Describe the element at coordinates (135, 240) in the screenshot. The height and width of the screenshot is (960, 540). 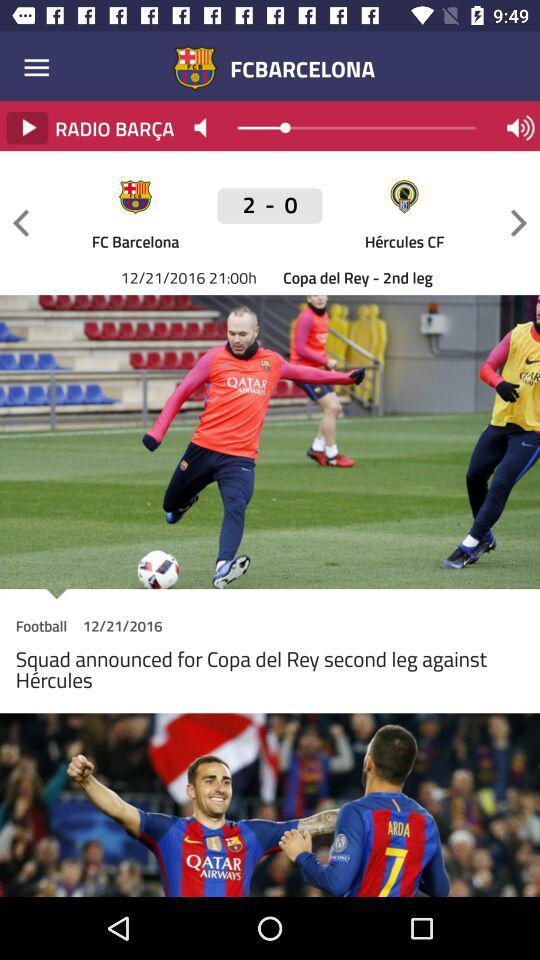
I see `the icon above copa del rey icon` at that location.